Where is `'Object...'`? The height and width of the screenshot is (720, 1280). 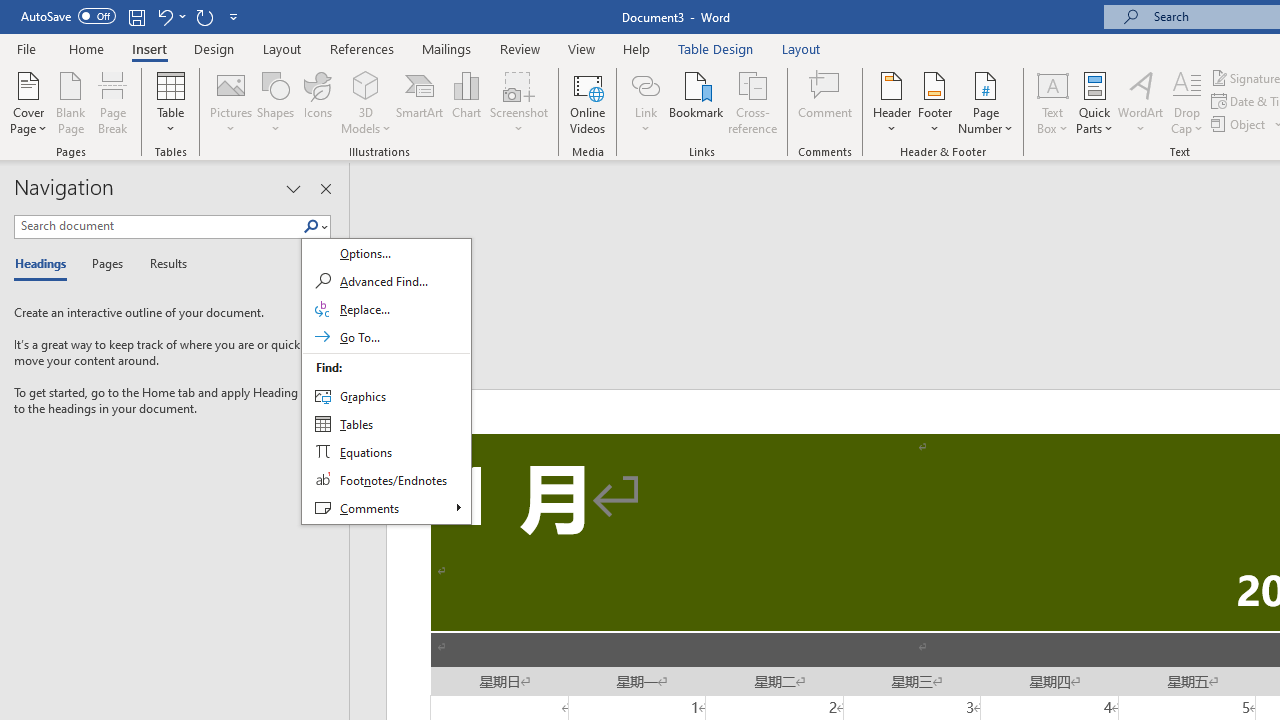 'Object...' is located at coordinates (1239, 124).